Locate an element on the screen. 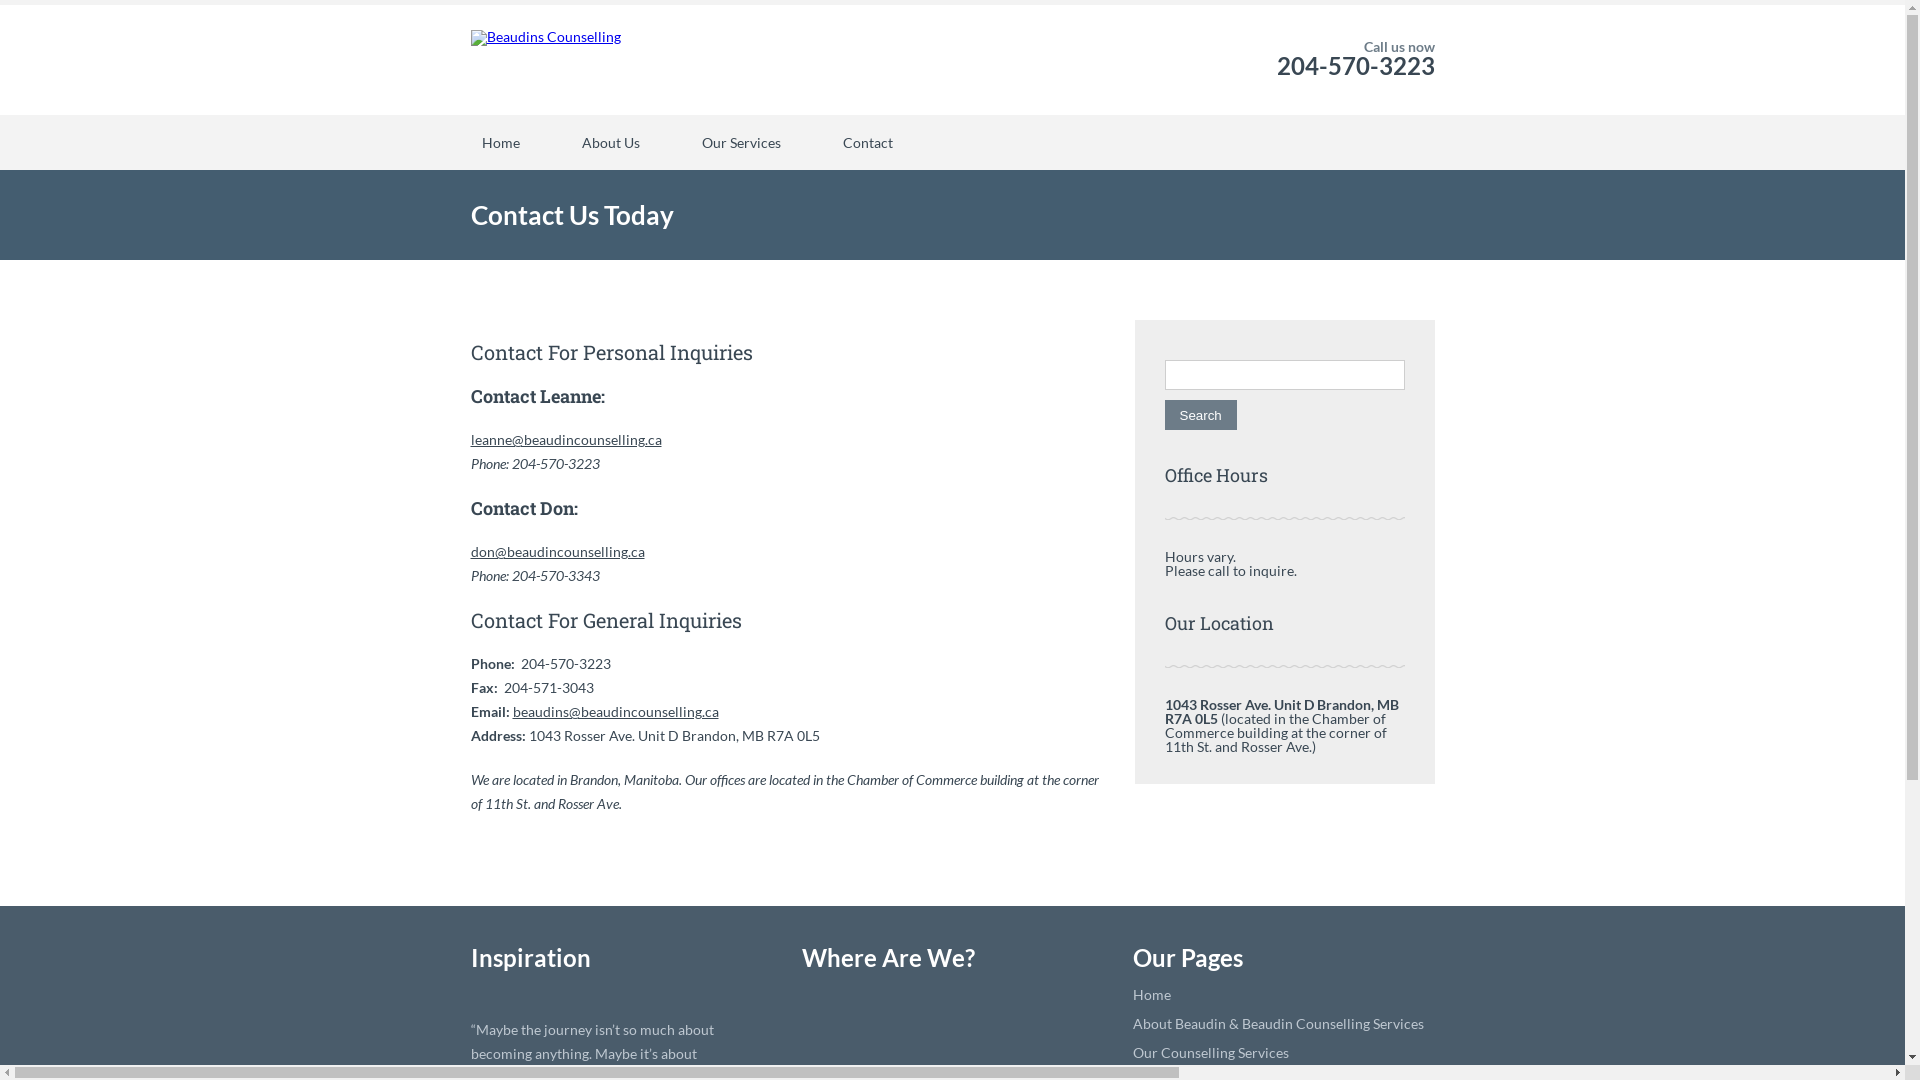 Image resolution: width=1920 pixels, height=1080 pixels. 'Our Services' is located at coordinates (739, 141).